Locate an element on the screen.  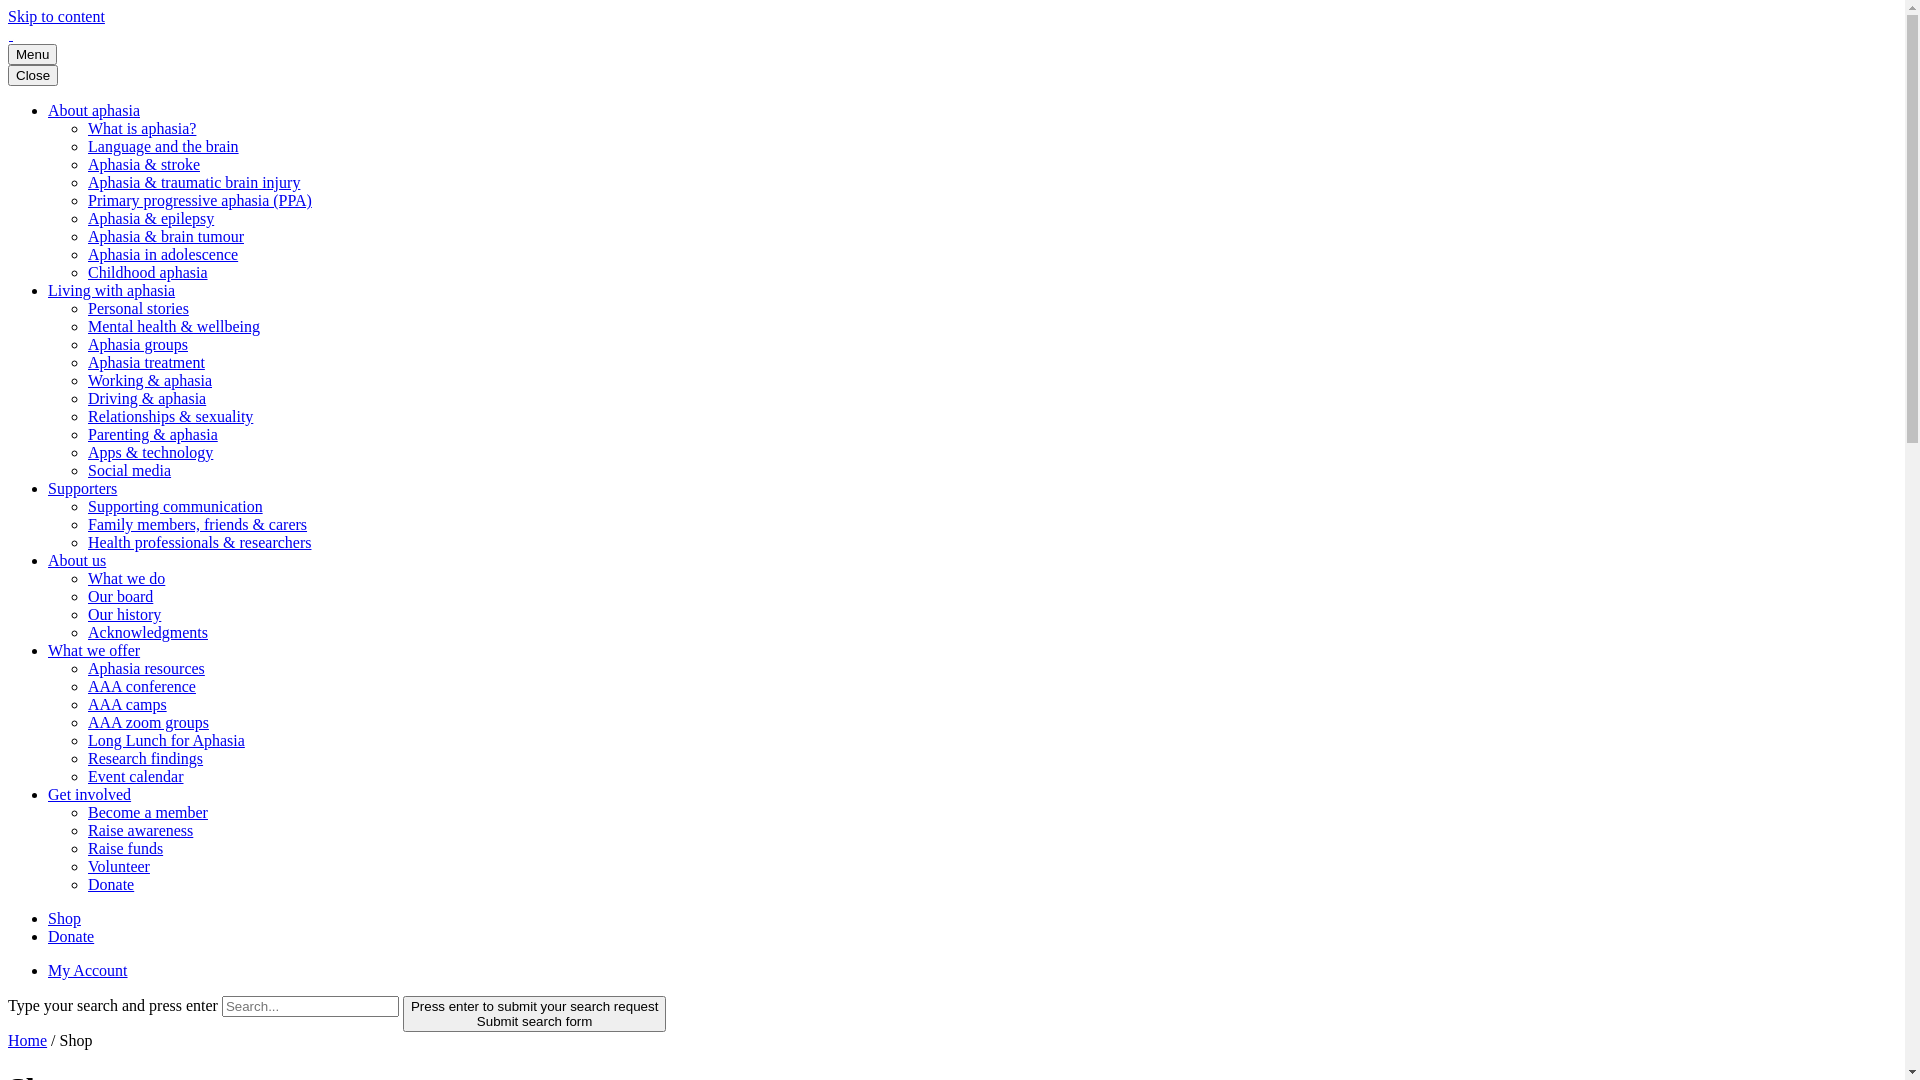
'AAA zoom groups' is located at coordinates (86, 722).